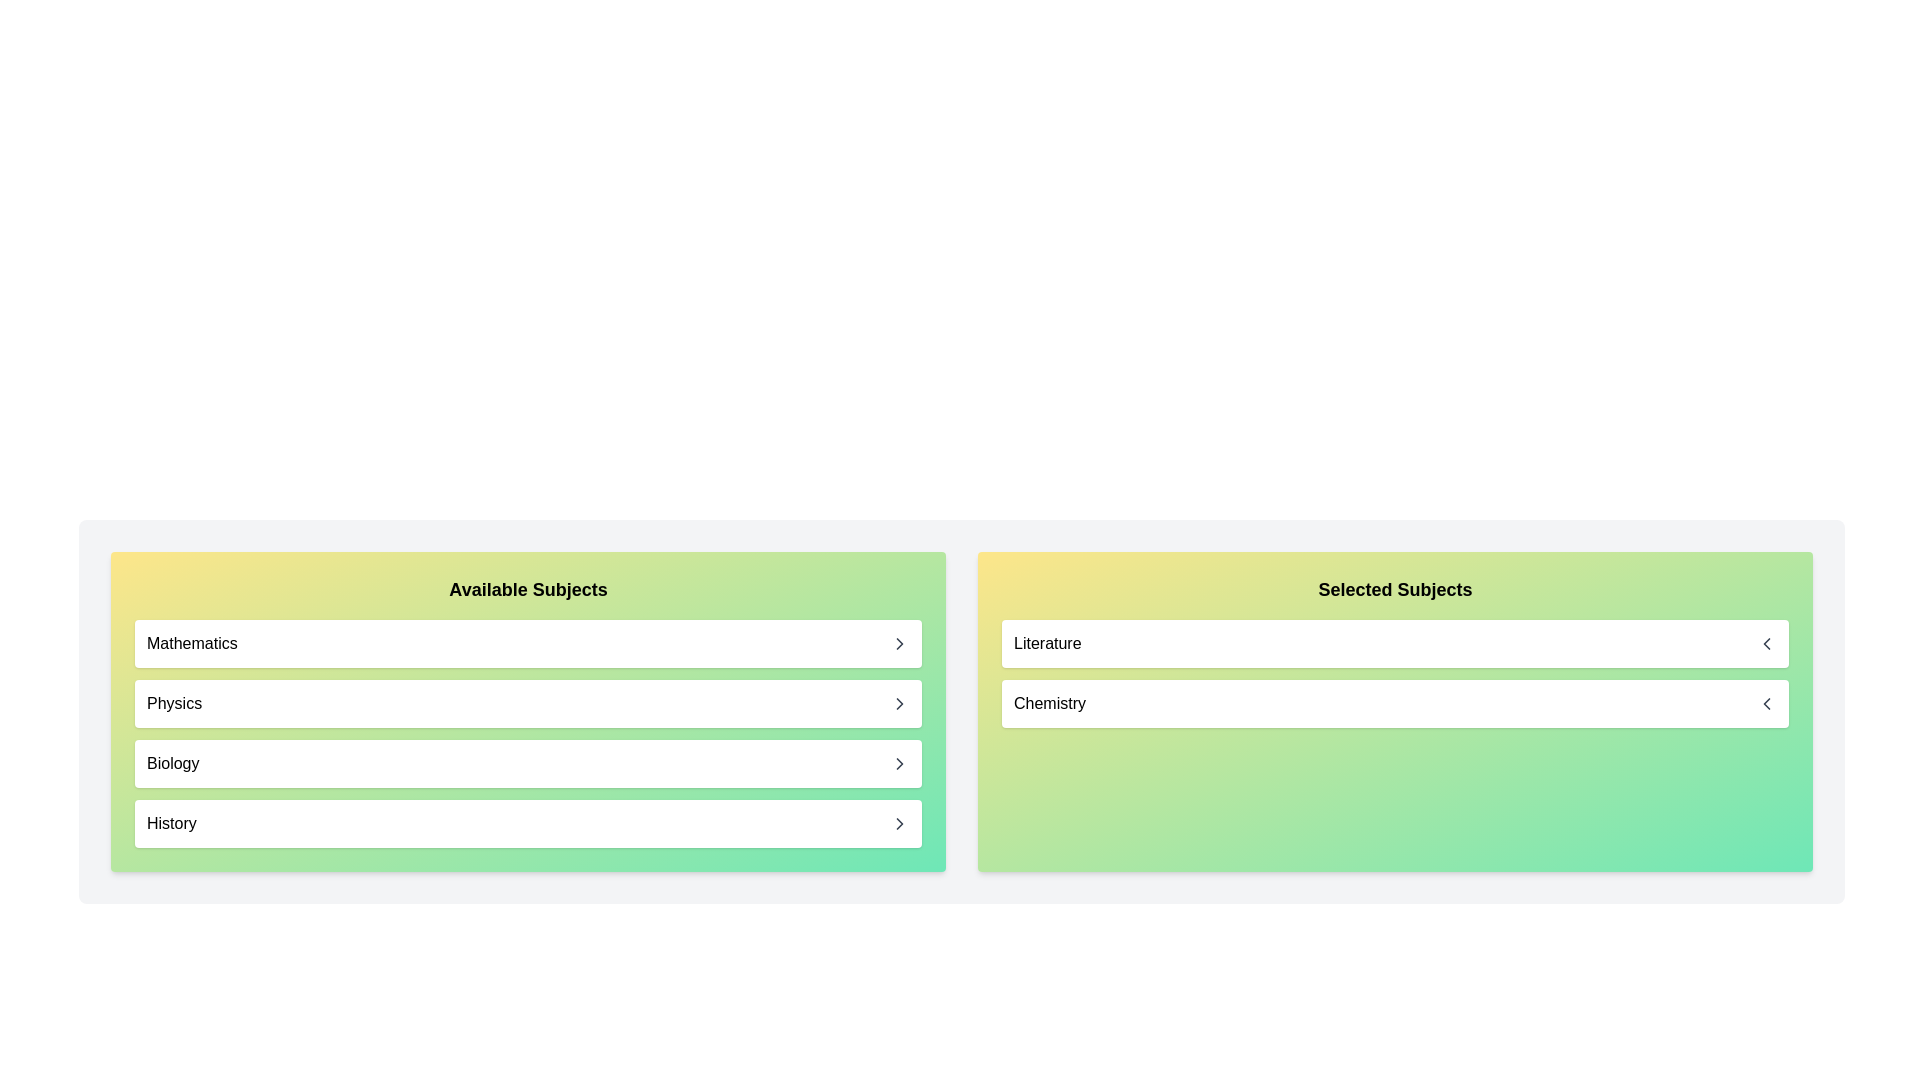 Image resolution: width=1920 pixels, height=1080 pixels. What do you see at coordinates (1766, 703) in the screenshot?
I see `left arrow button next to the subject Chemistry in the 'Selected Subjects' list to move it to 'Available Subjects'` at bounding box center [1766, 703].